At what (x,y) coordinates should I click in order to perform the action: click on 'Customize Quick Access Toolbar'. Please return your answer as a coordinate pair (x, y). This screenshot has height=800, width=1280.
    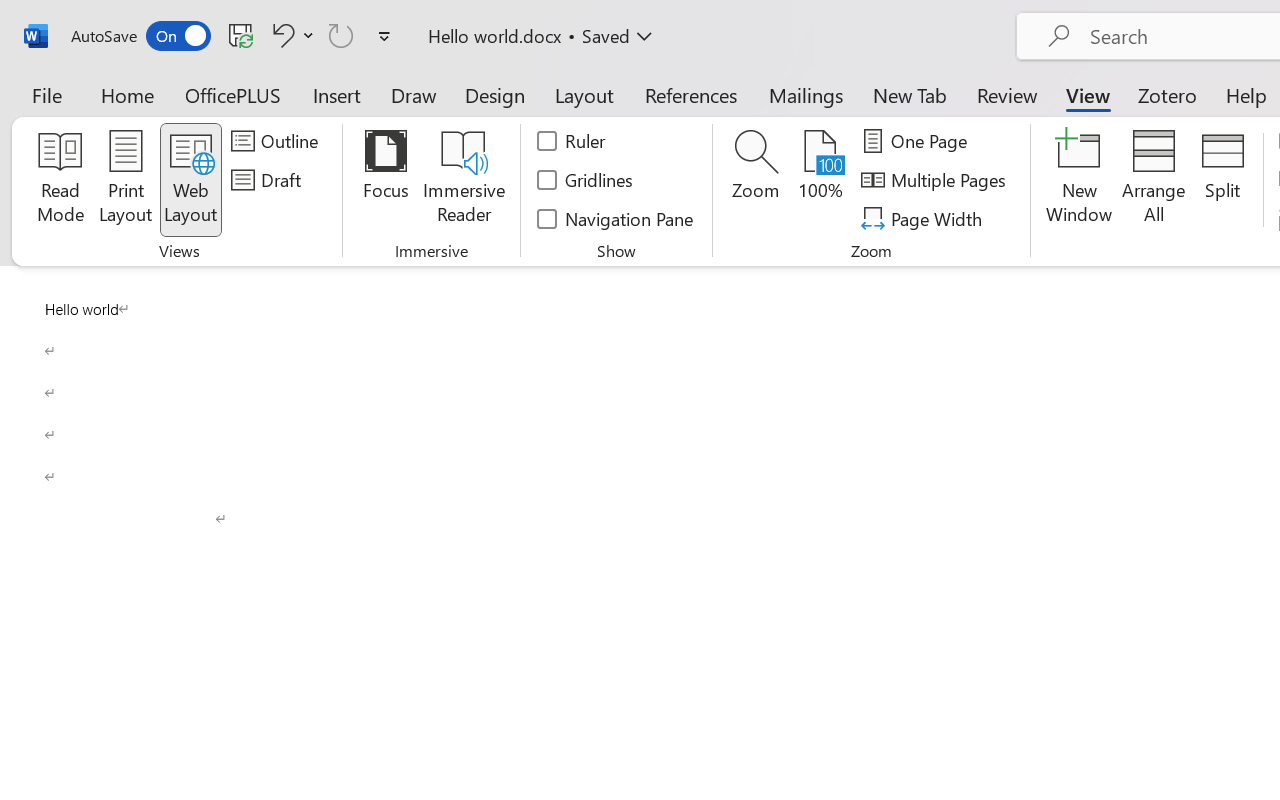
    Looking at the image, I should click on (384, 35).